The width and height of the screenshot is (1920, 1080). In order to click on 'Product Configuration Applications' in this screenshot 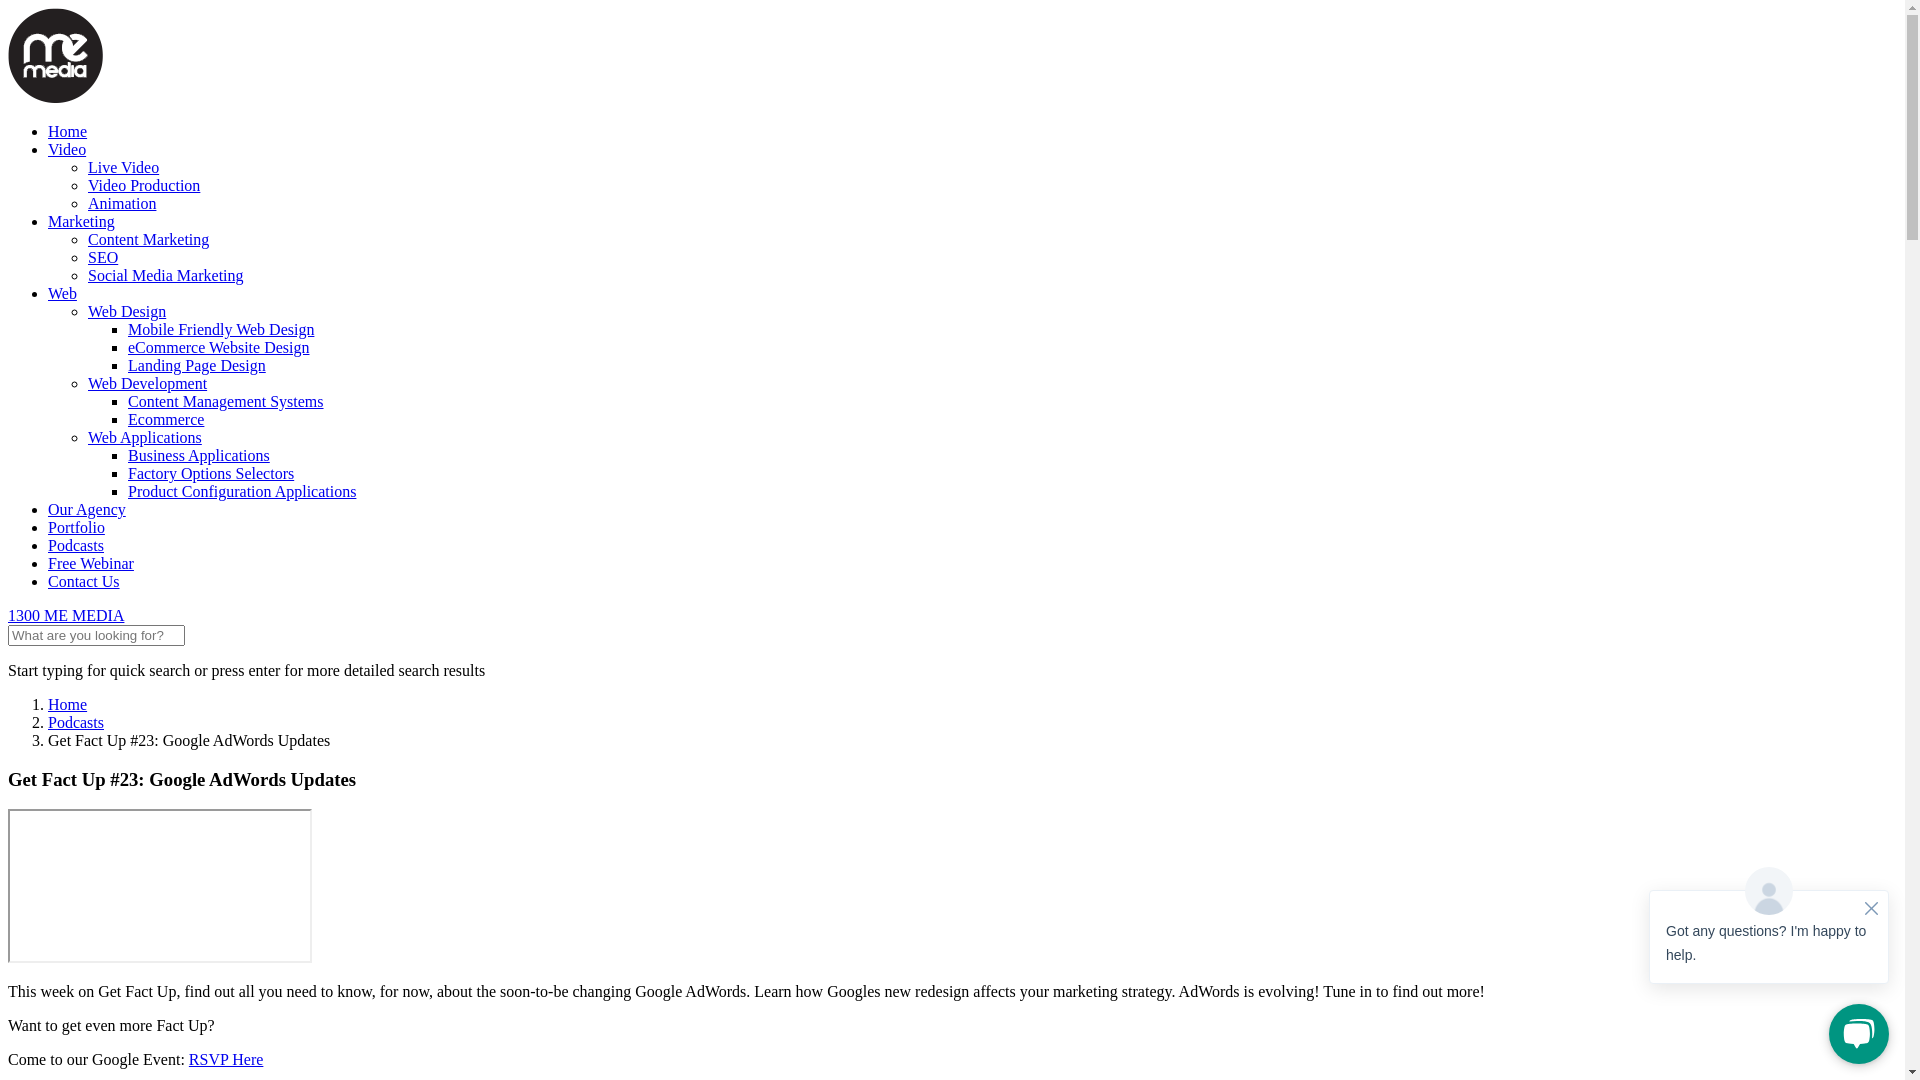, I will do `click(240, 491)`.